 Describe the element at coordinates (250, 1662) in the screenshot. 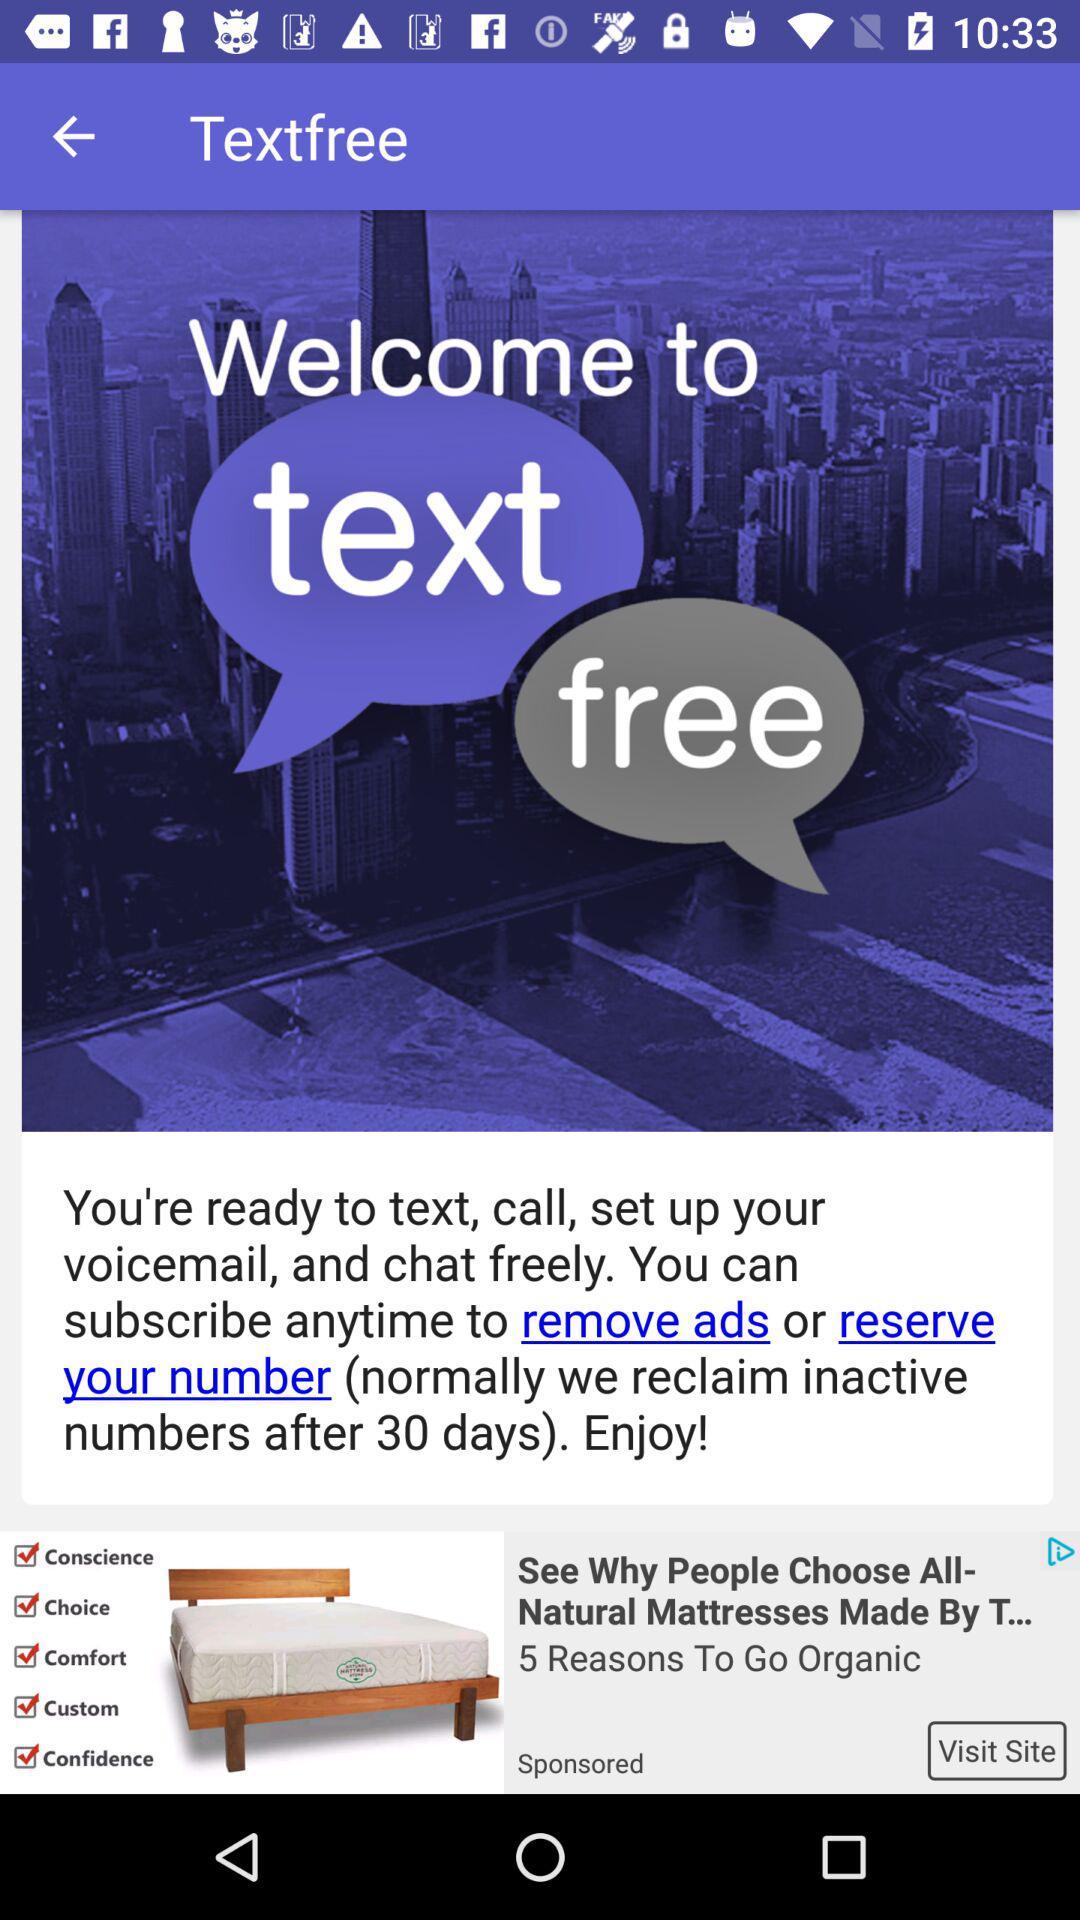

I see `icon to the left of see why people` at that location.